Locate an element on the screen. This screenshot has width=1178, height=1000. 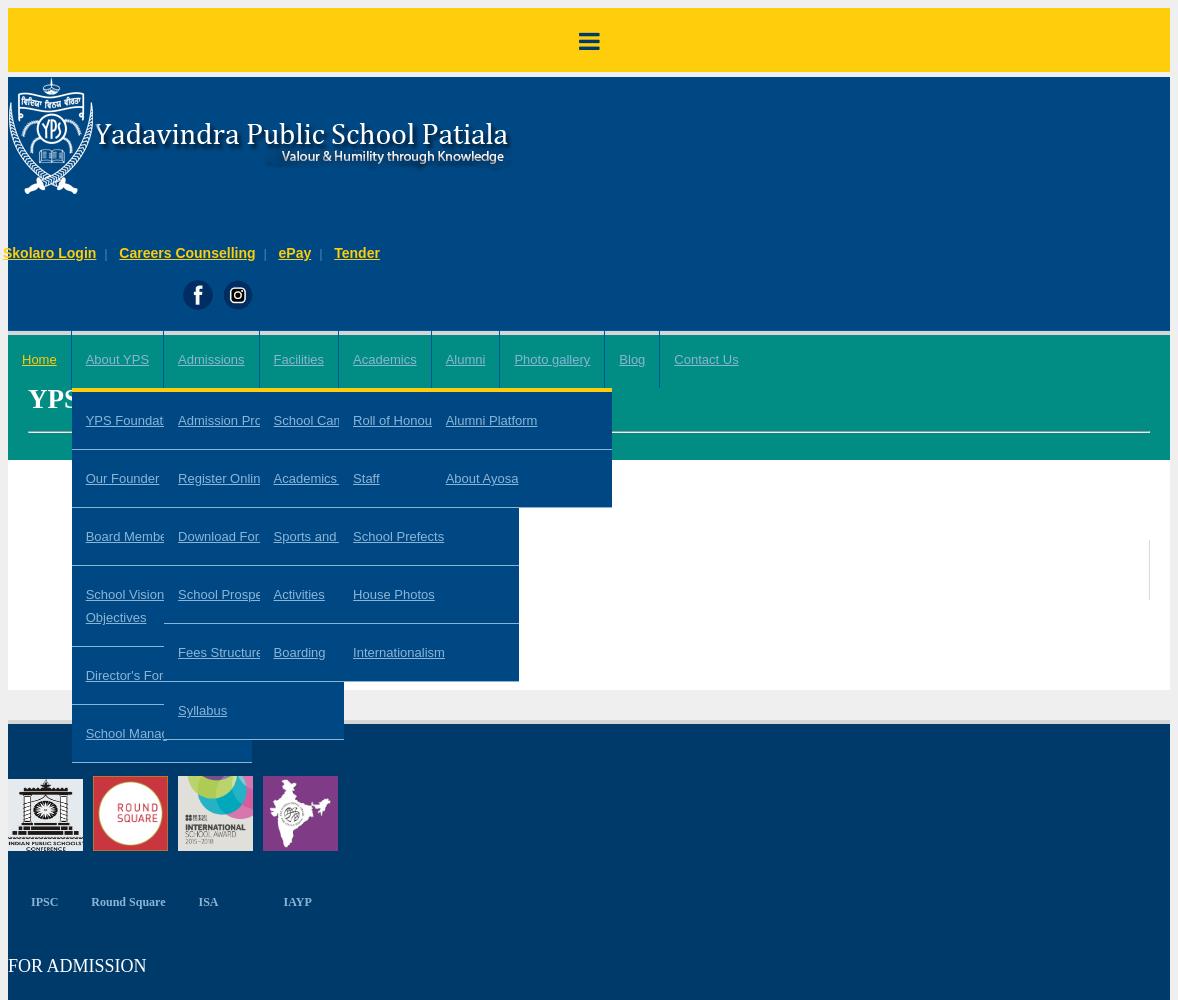
'IPSC' is located at coordinates (43, 901).